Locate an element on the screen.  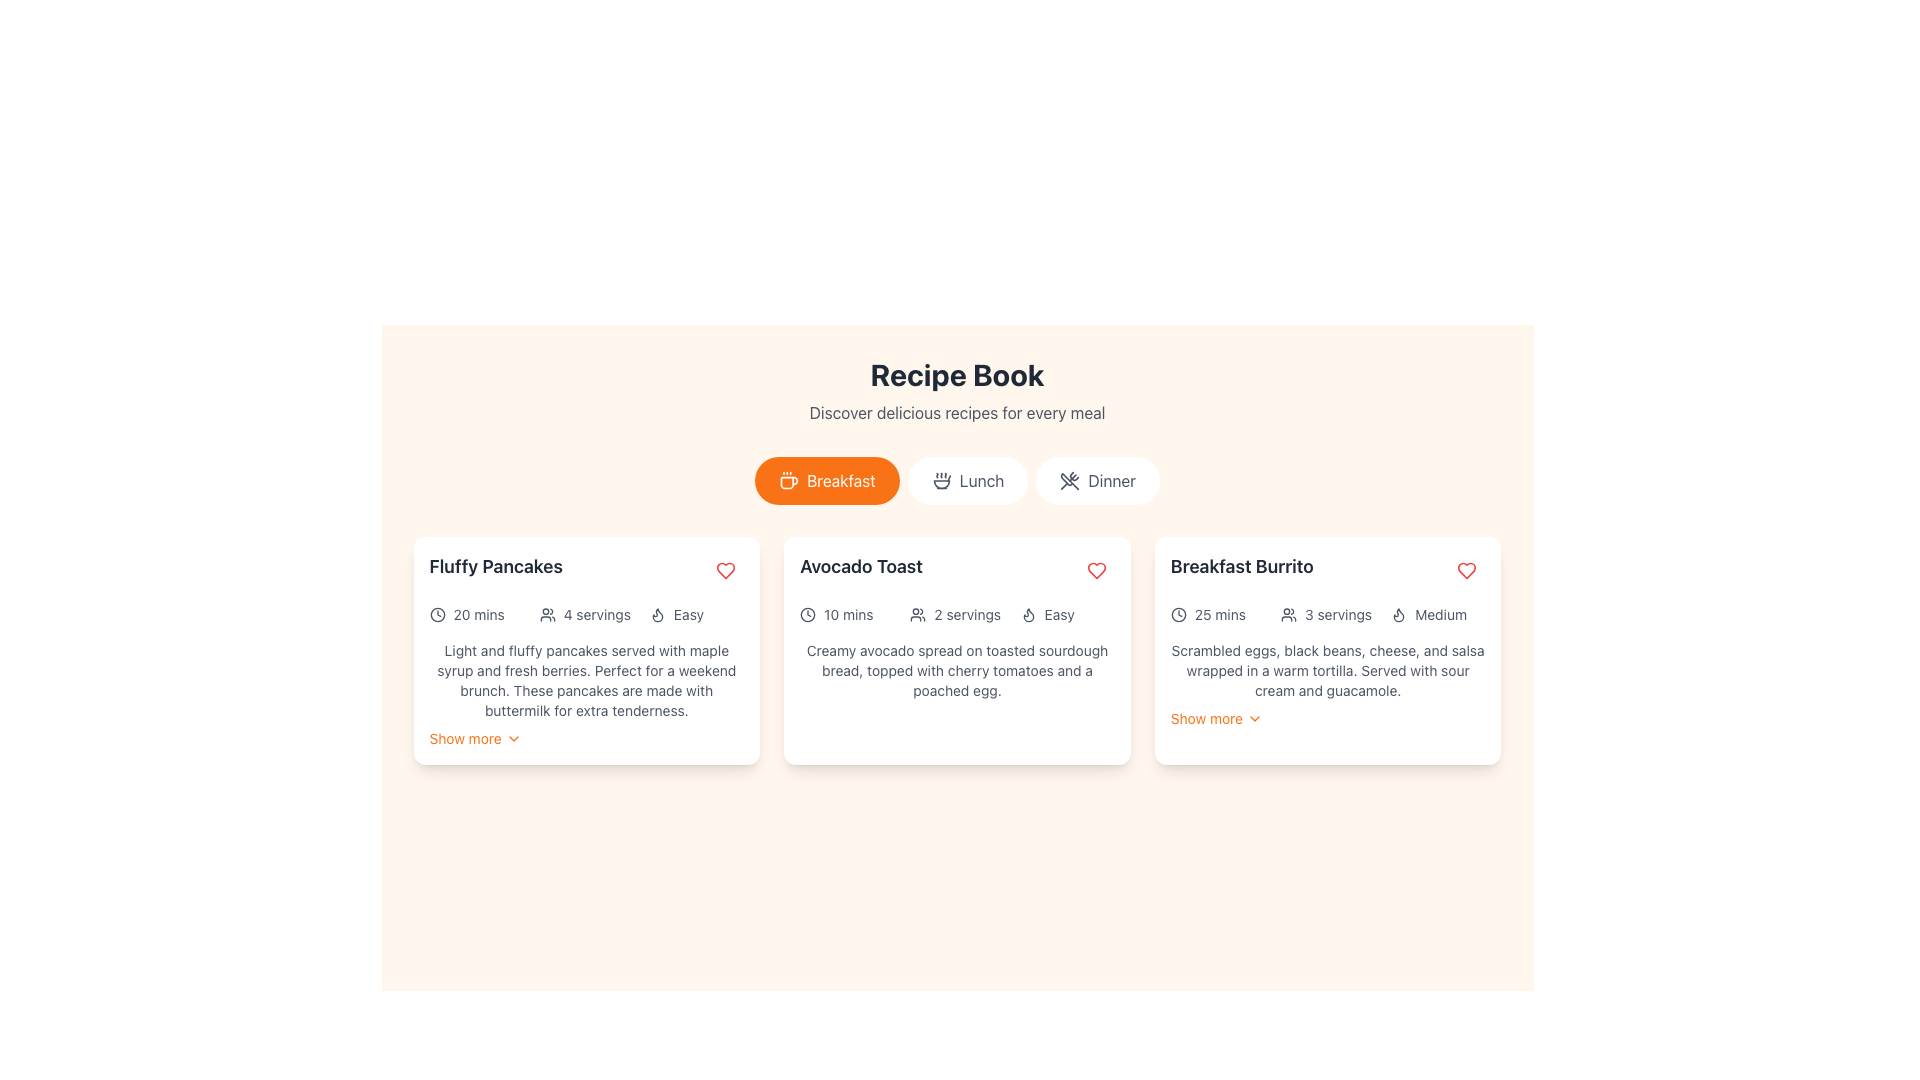
the SVG Circle element which serves as a decorative part of the clock icon in the Recipe Book interface is located at coordinates (1178, 613).